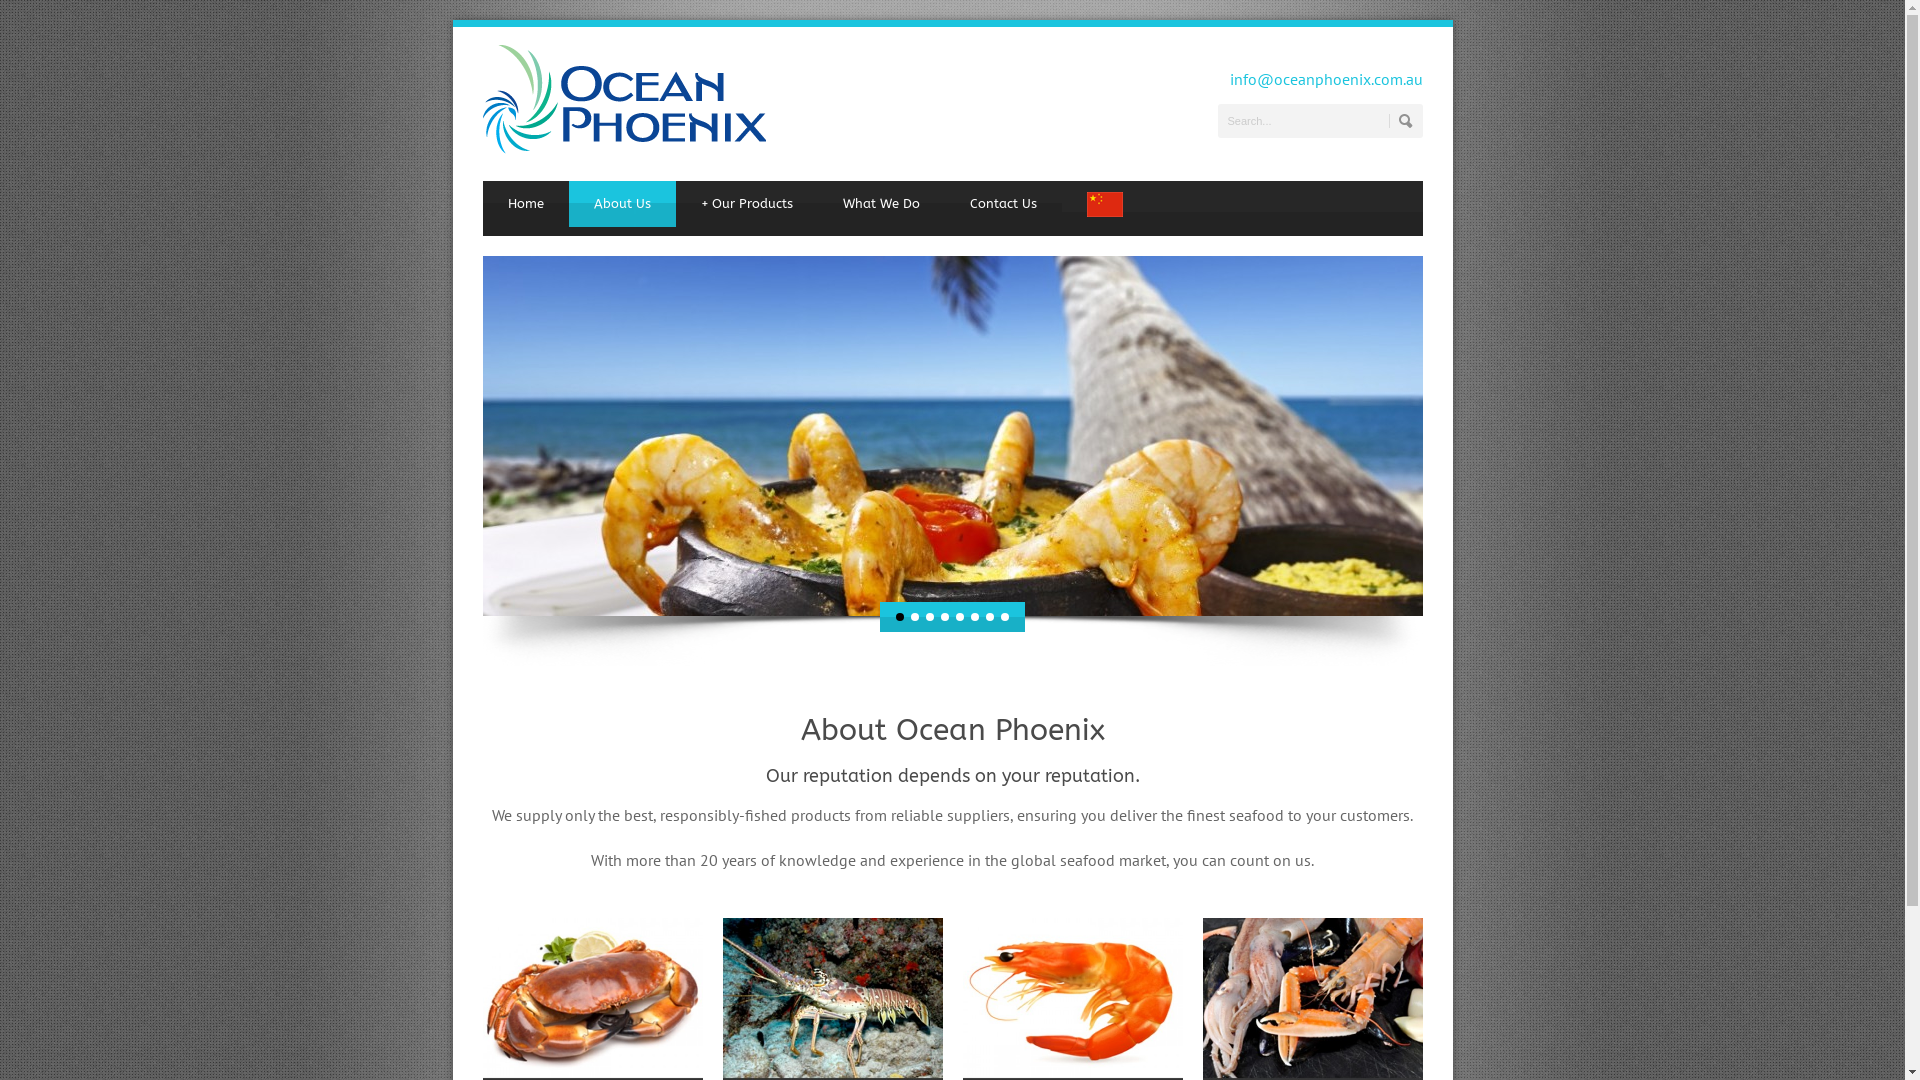 The height and width of the screenshot is (1080, 1920). Describe the element at coordinates (1002, 204) in the screenshot. I see `'Contact Us'` at that location.